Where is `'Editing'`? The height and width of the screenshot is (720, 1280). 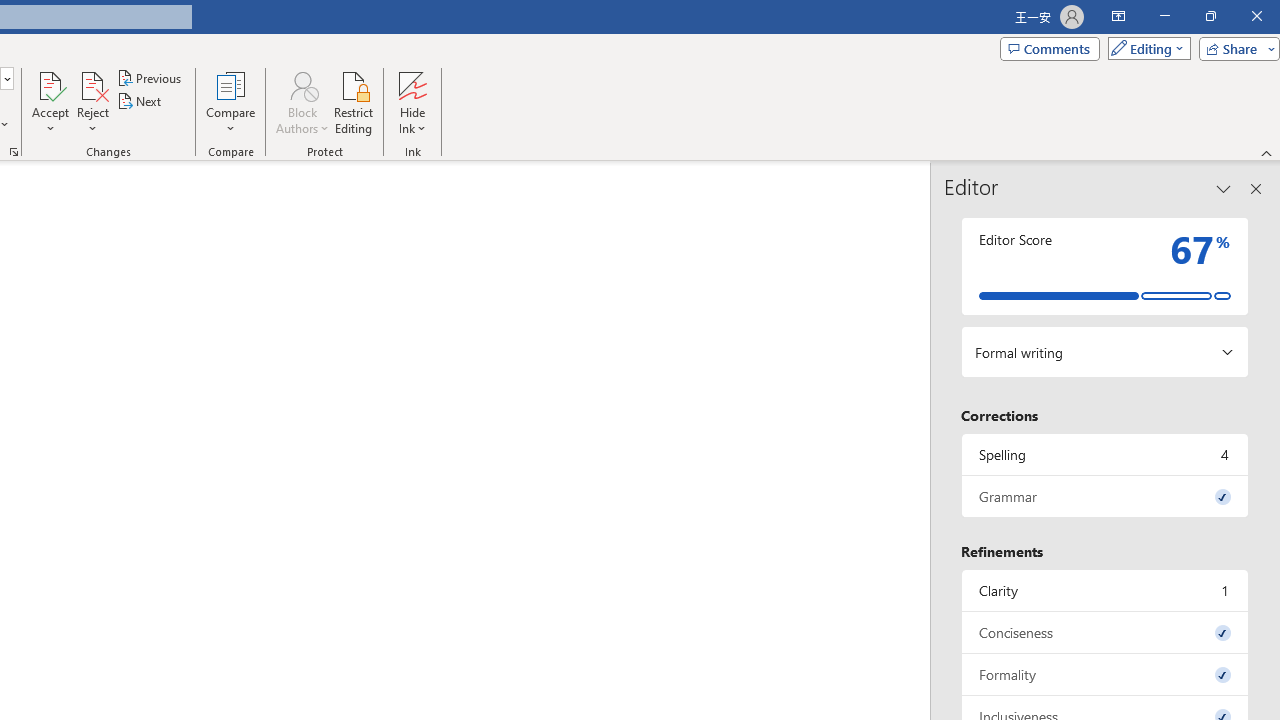 'Editing' is located at coordinates (1144, 47).